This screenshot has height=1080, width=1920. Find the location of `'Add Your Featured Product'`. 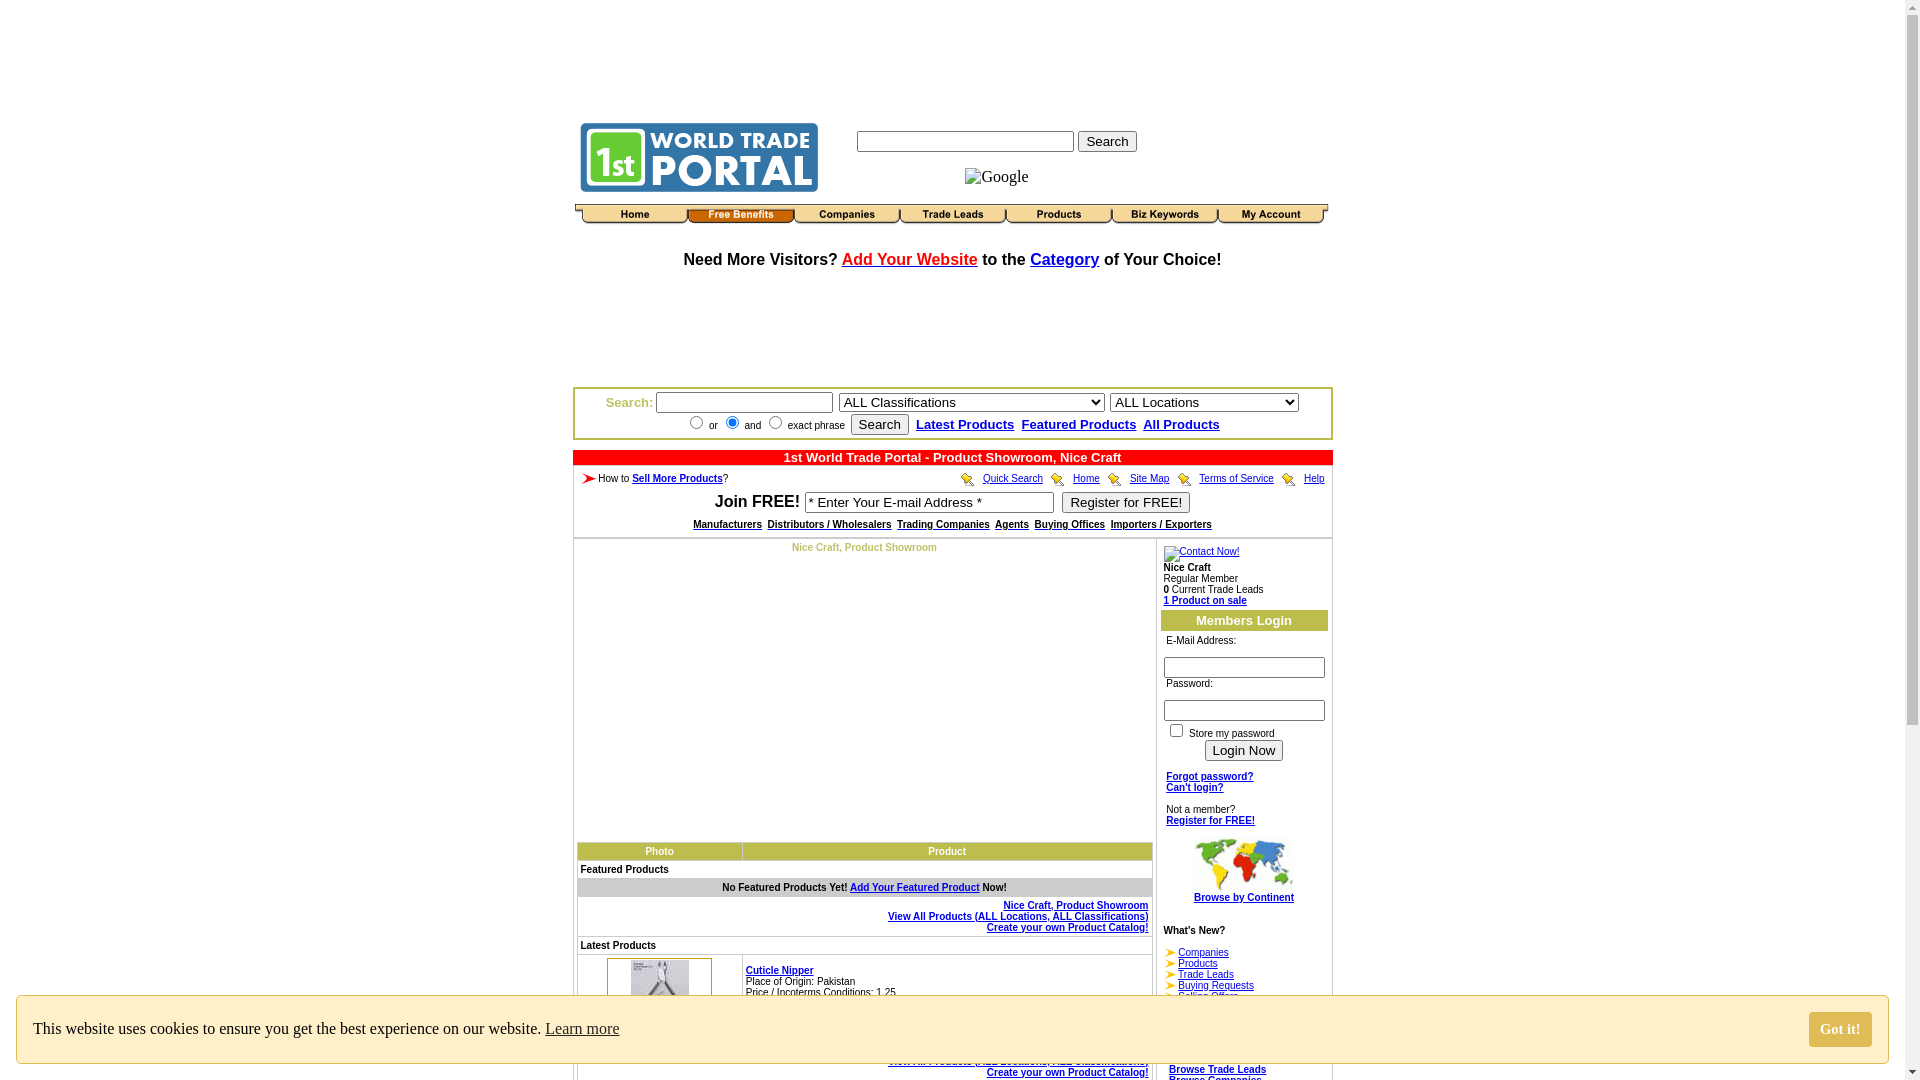

'Add Your Featured Product' is located at coordinates (914, 886).